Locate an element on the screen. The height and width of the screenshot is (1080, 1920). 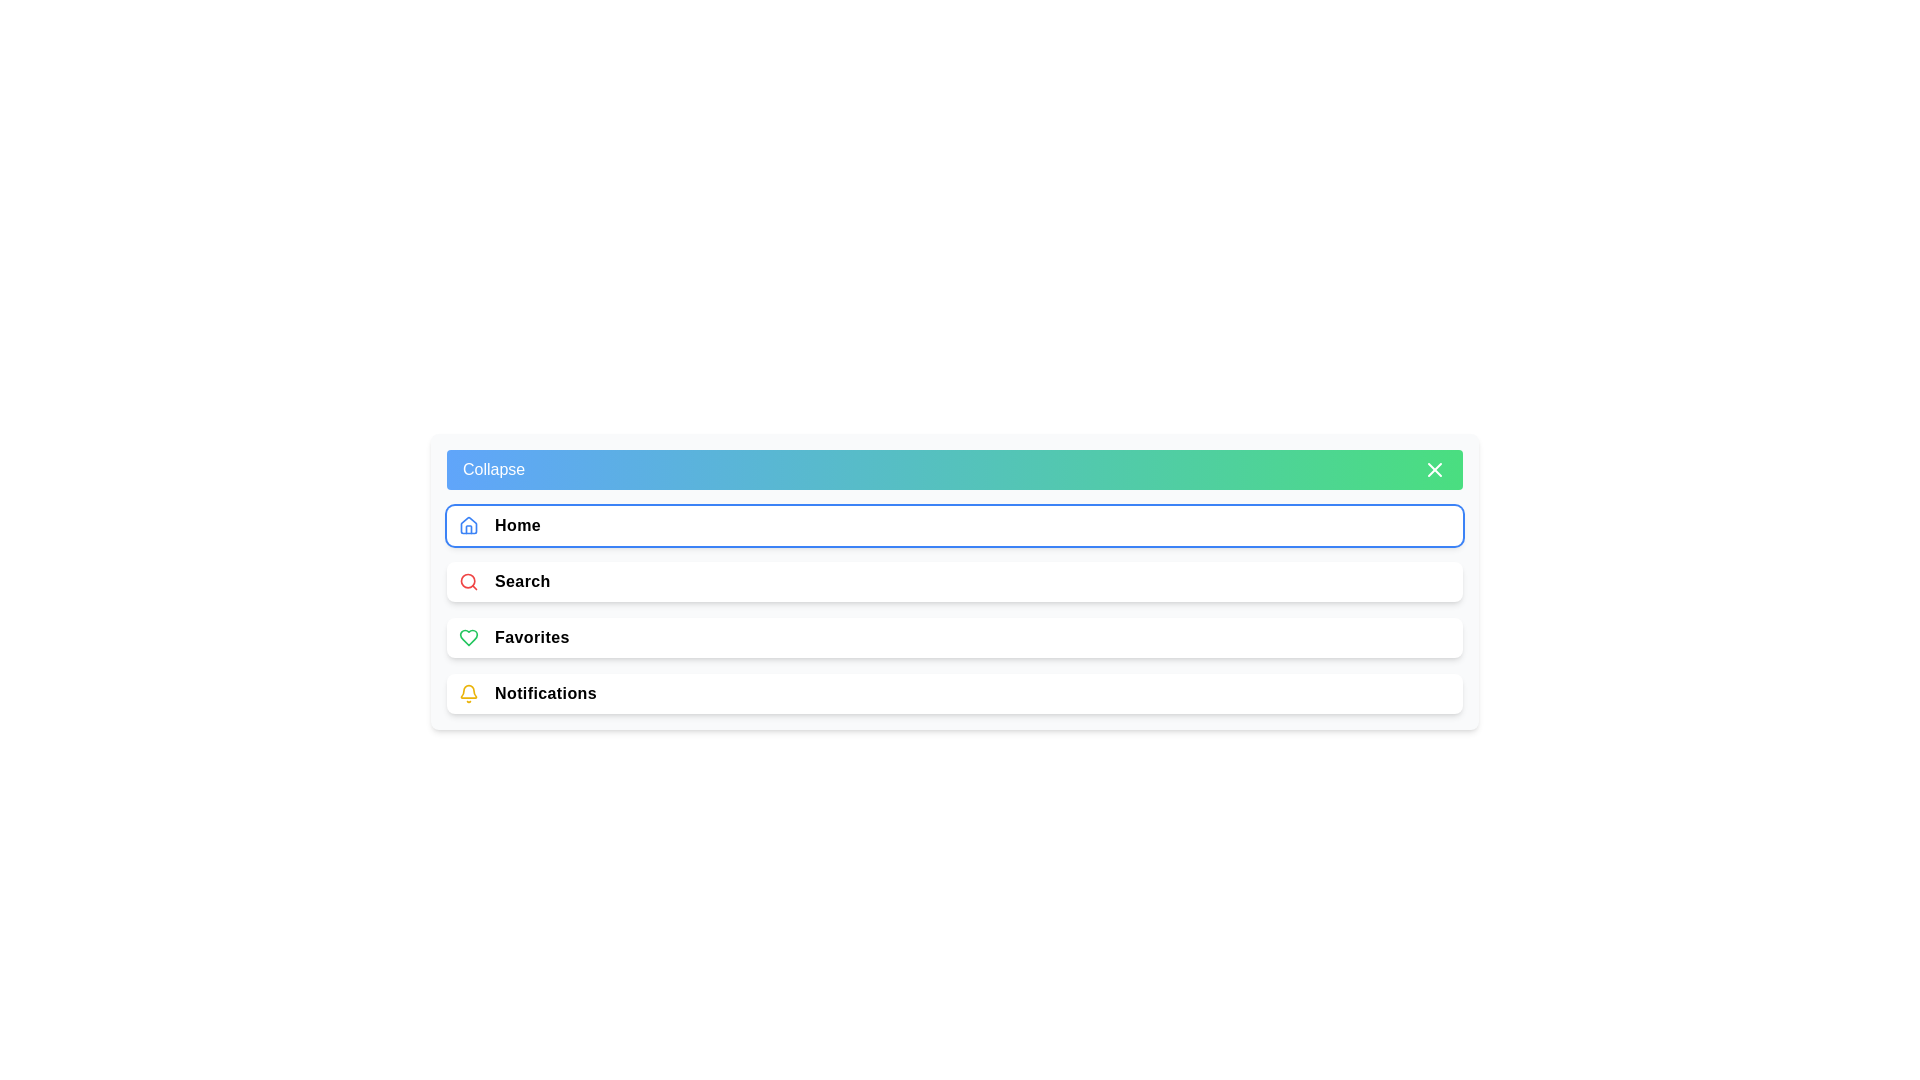
the menu item labeled Favorites is located at coordinates (954, 637).